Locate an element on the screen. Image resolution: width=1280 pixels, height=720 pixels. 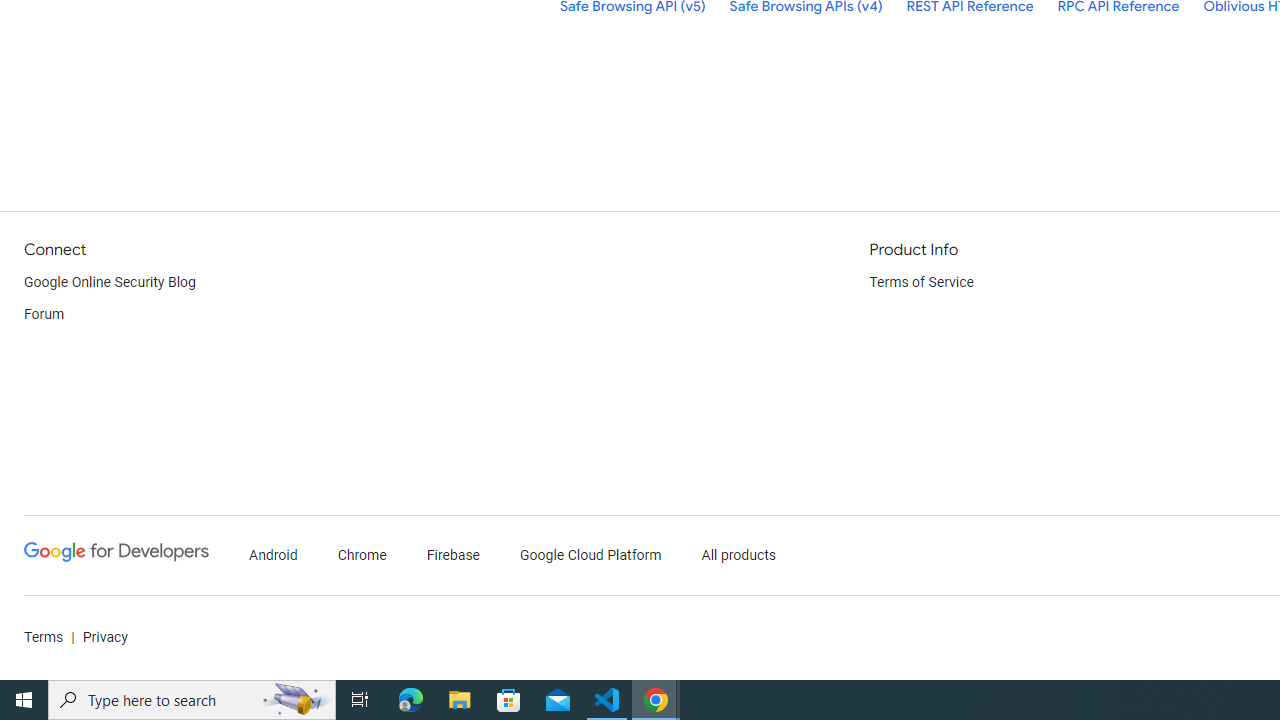
'Google Cloud Platform' is located at coordinates (589, 555).